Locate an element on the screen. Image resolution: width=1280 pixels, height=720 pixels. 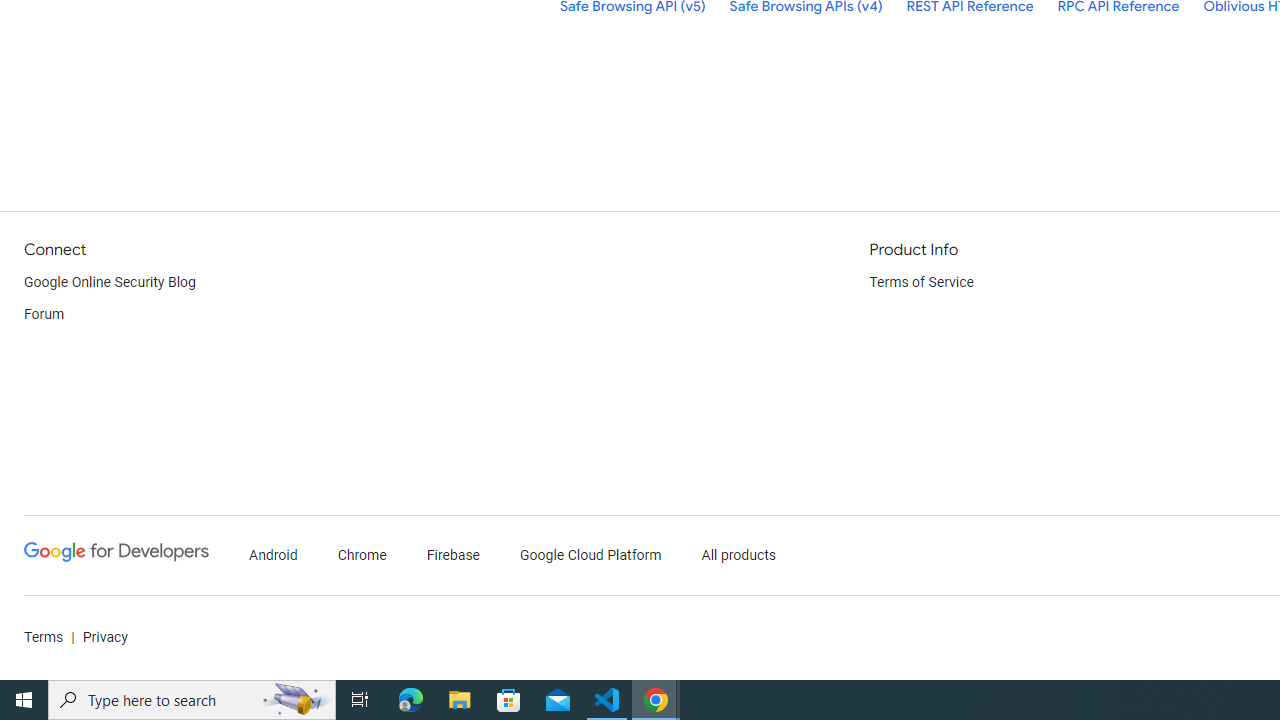
'Google Cloud Platform' is located at coordinates (589, 555).